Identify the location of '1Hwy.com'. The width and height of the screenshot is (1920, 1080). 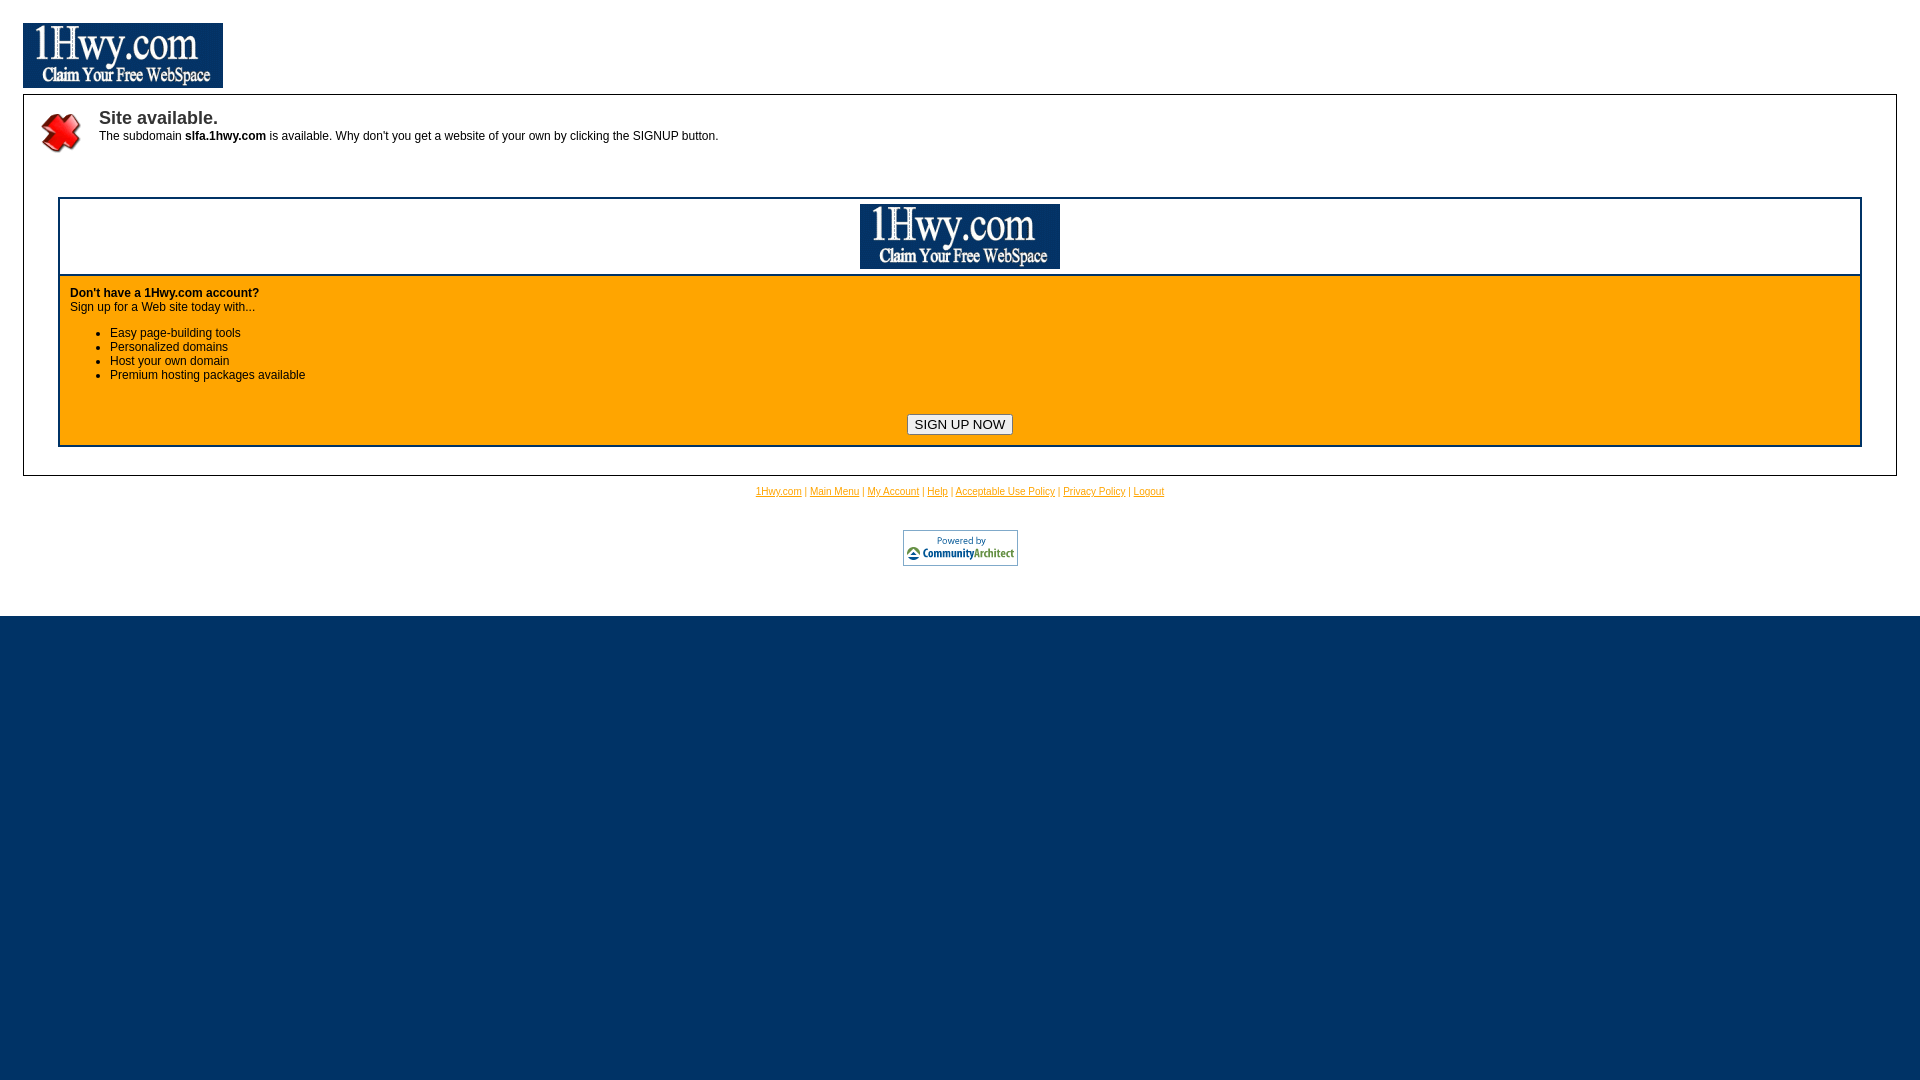
(777, 491).